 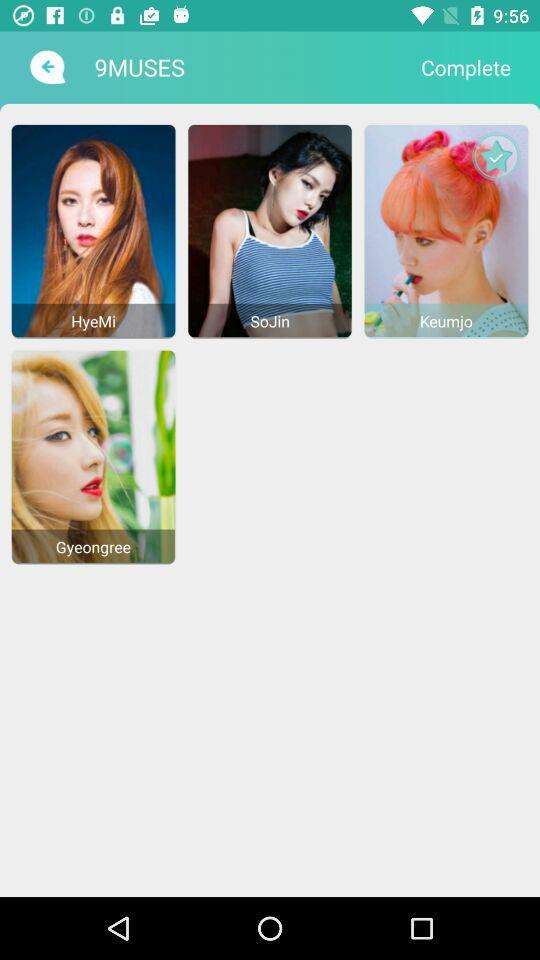 I want to click on the third image in the first row, so click(x=446, y=230).